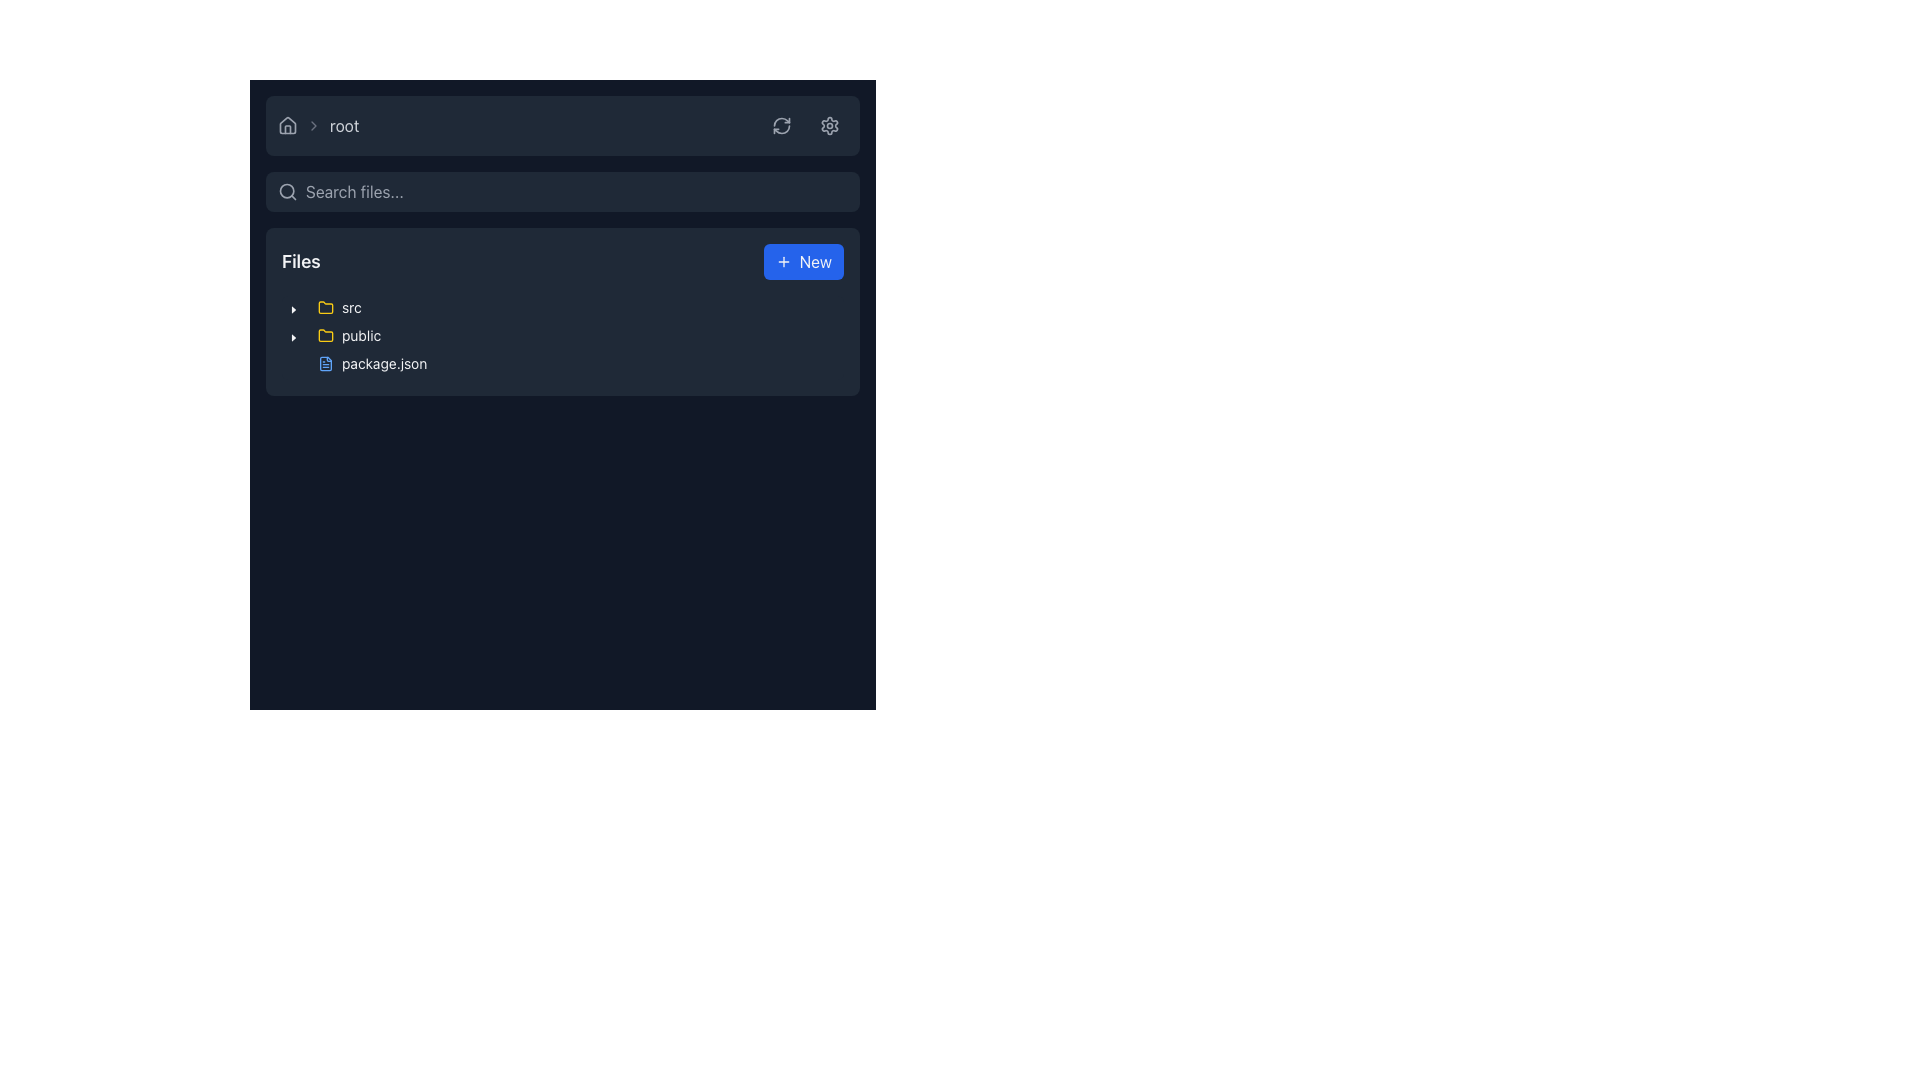 The image size is (1920, 1080). What do you see at coordinates (782, 261) in the screenshot?
I see `the SVG icon to the left of the 'New' button in the top right corner of the dark-themed interface` at bounding box center [782, 261].